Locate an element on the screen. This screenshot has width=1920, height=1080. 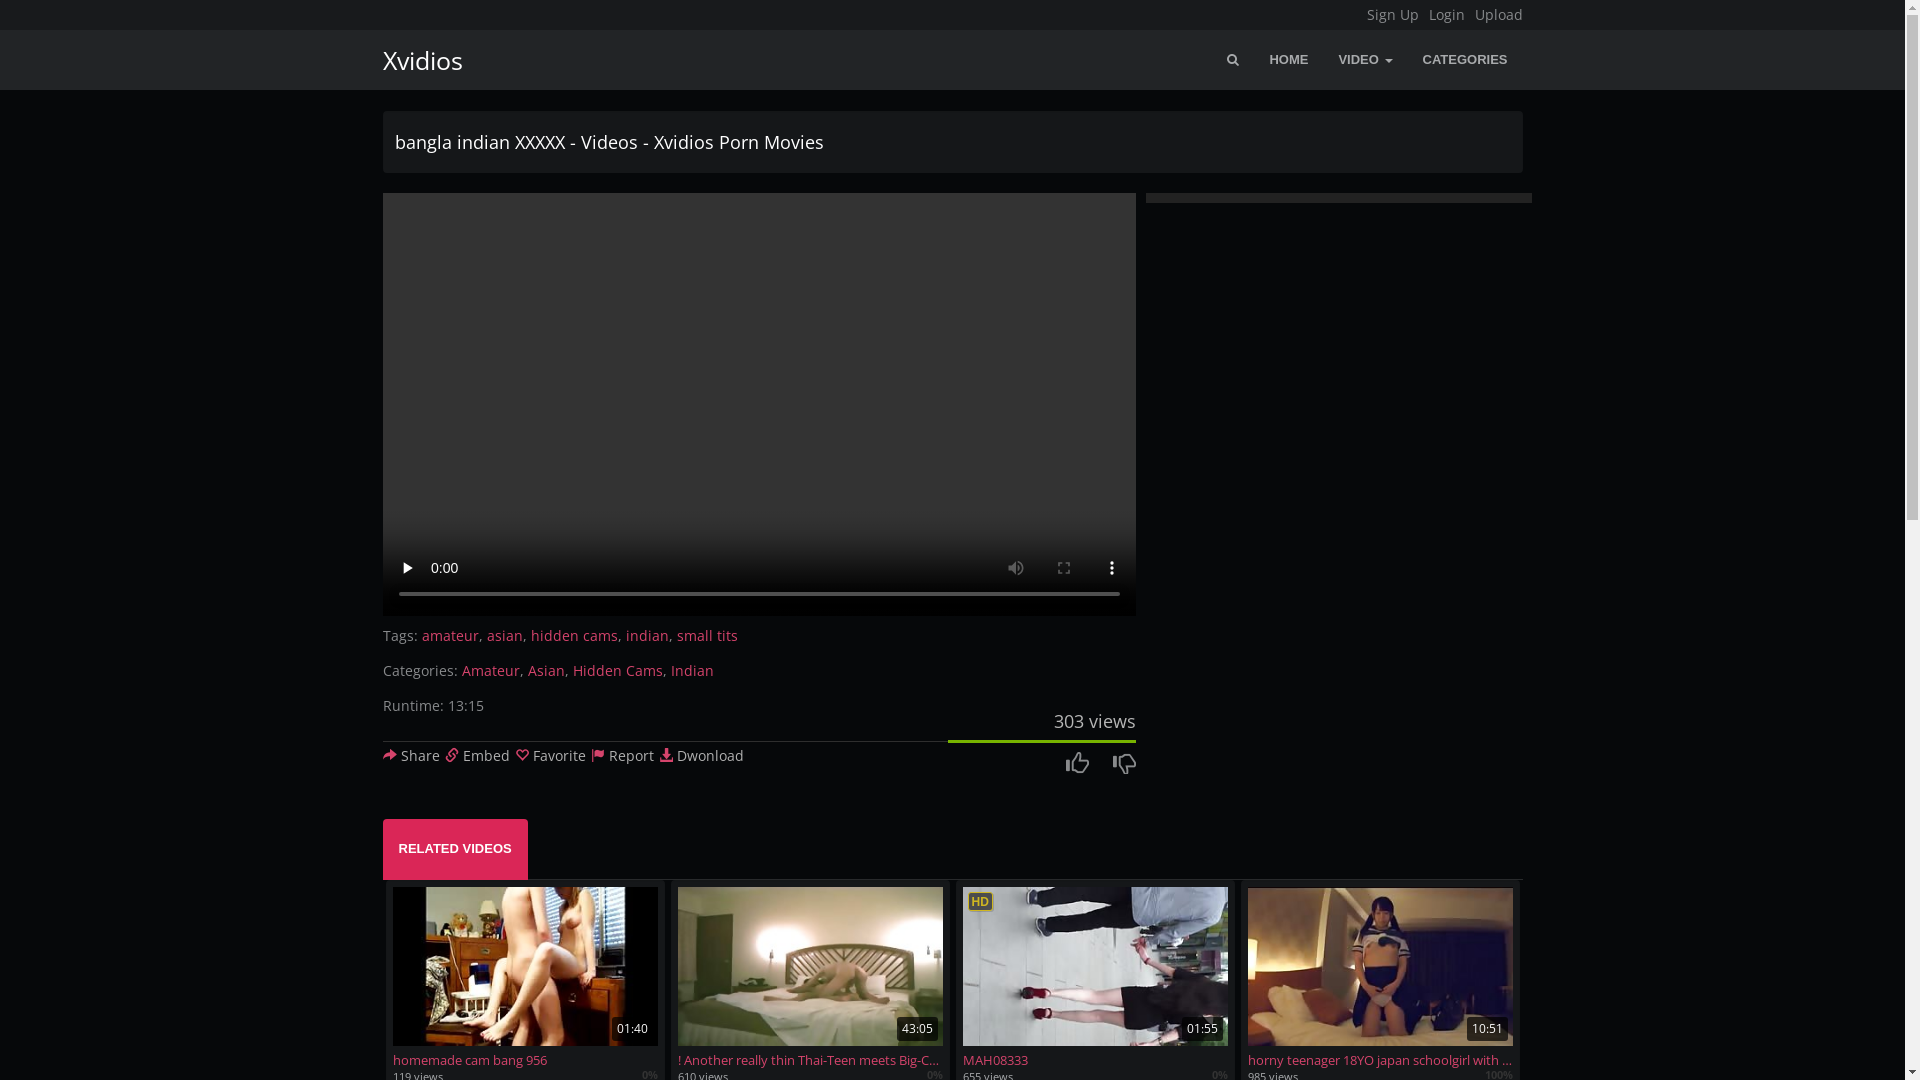
'HOME' is located at coordinates (1288, 59).